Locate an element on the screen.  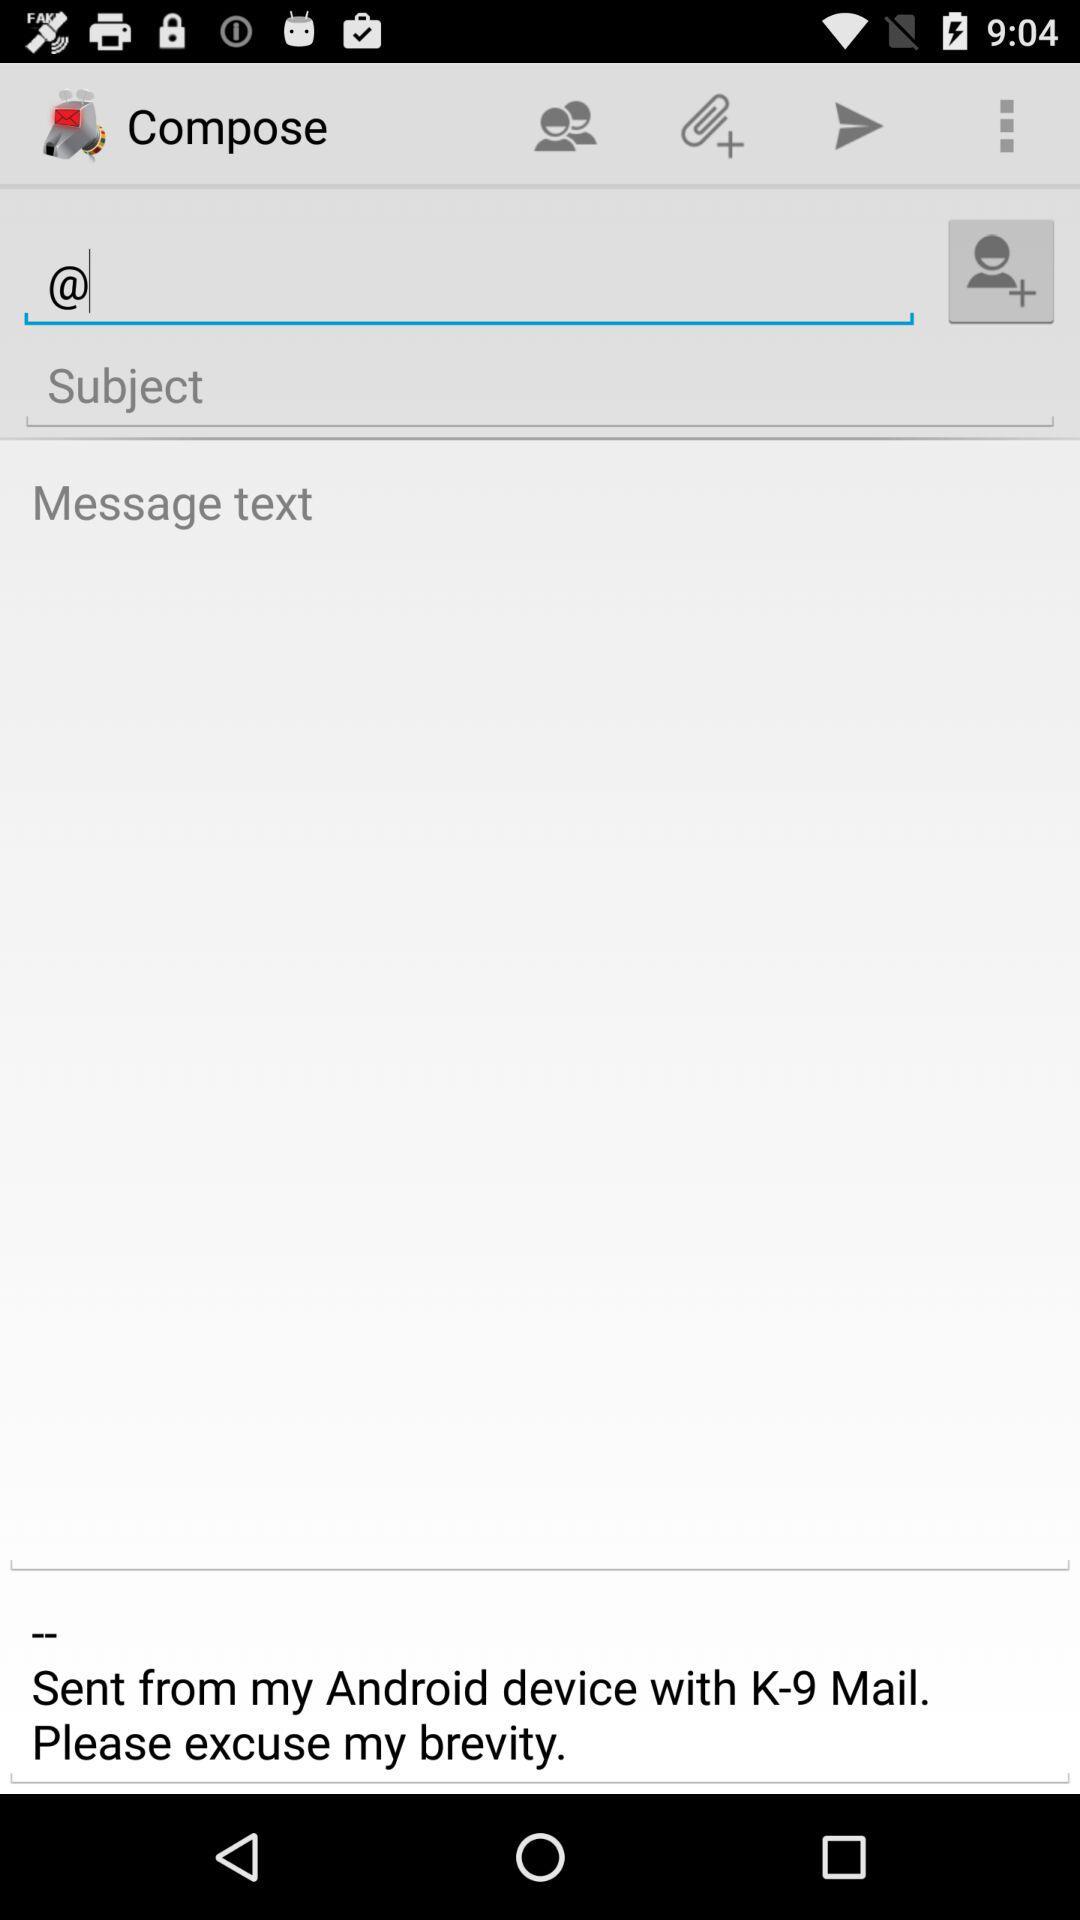
input message text is located at coordinates (540, 1015).